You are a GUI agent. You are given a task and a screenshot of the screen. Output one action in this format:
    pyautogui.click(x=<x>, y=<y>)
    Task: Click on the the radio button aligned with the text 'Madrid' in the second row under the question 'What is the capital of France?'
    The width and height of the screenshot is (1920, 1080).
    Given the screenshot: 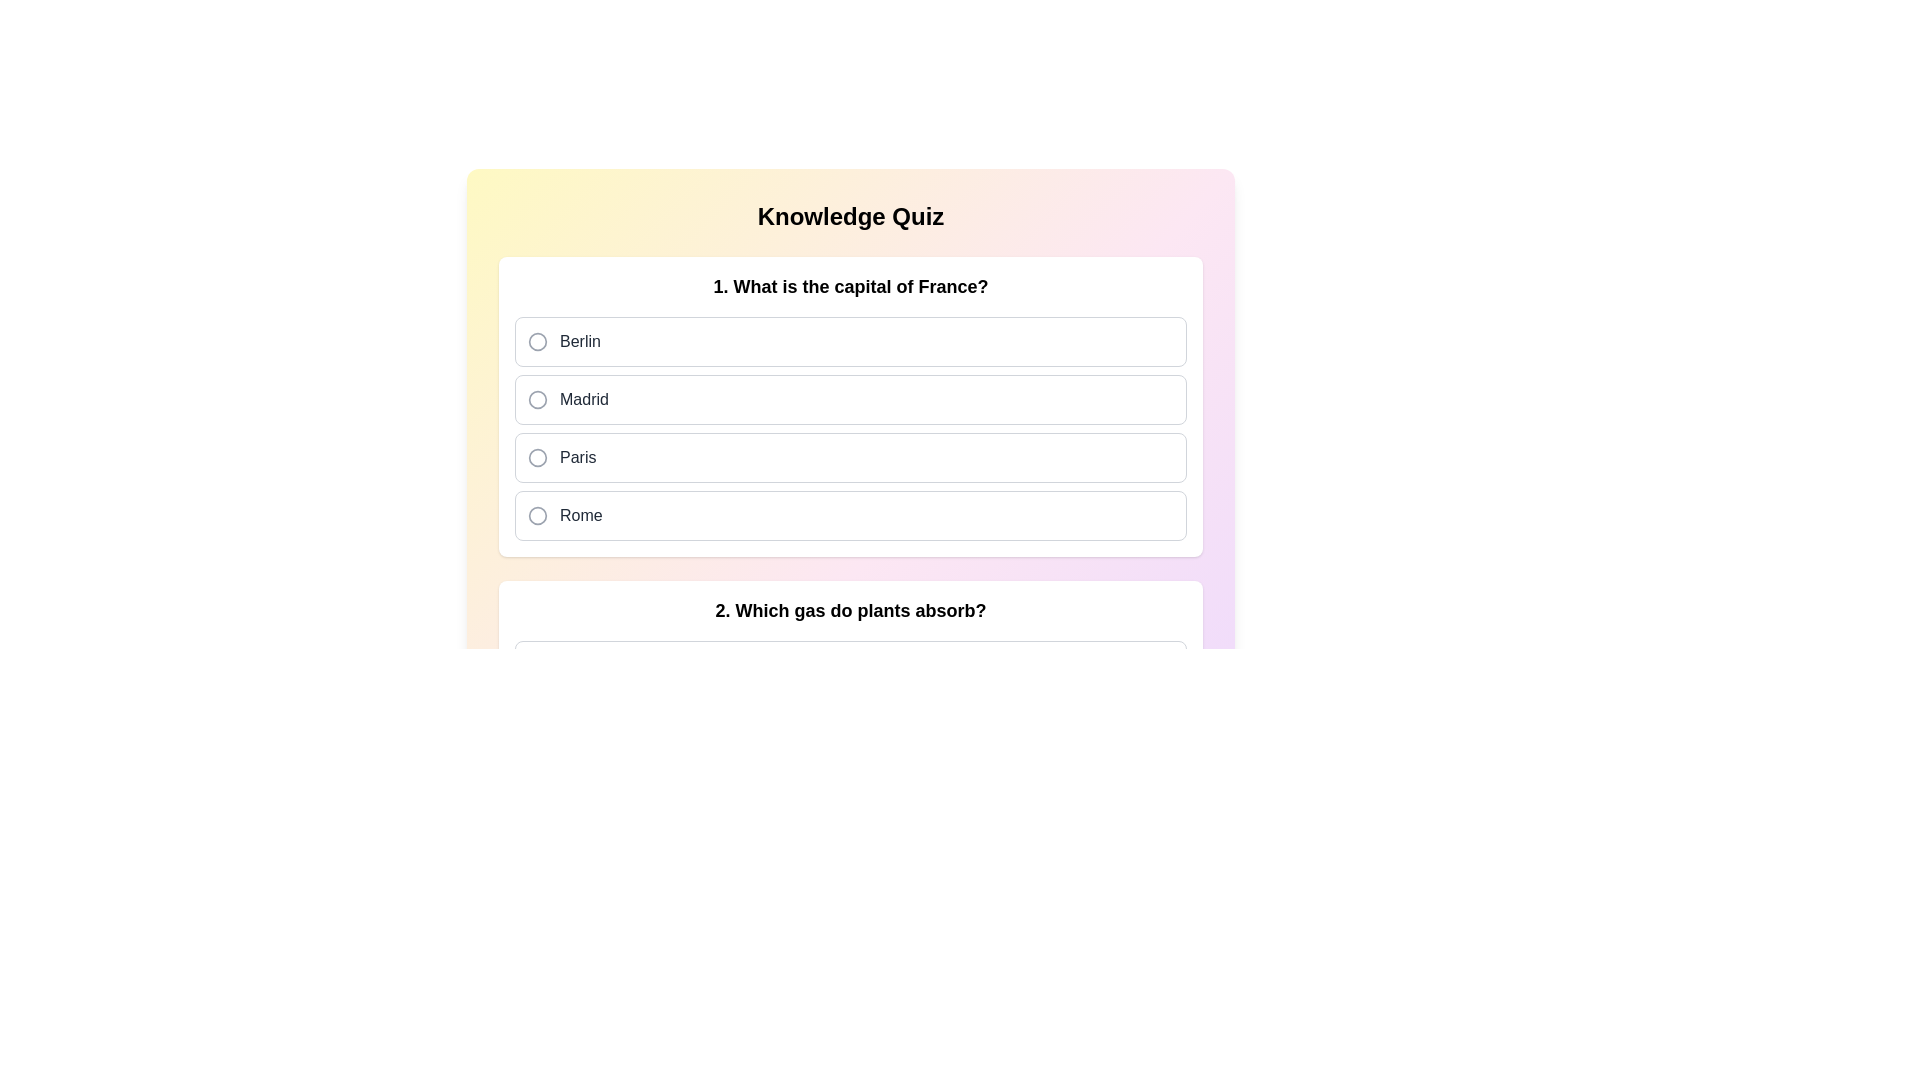 What is the action you would take?
    pyautogui.click(x=537, y=400)
    